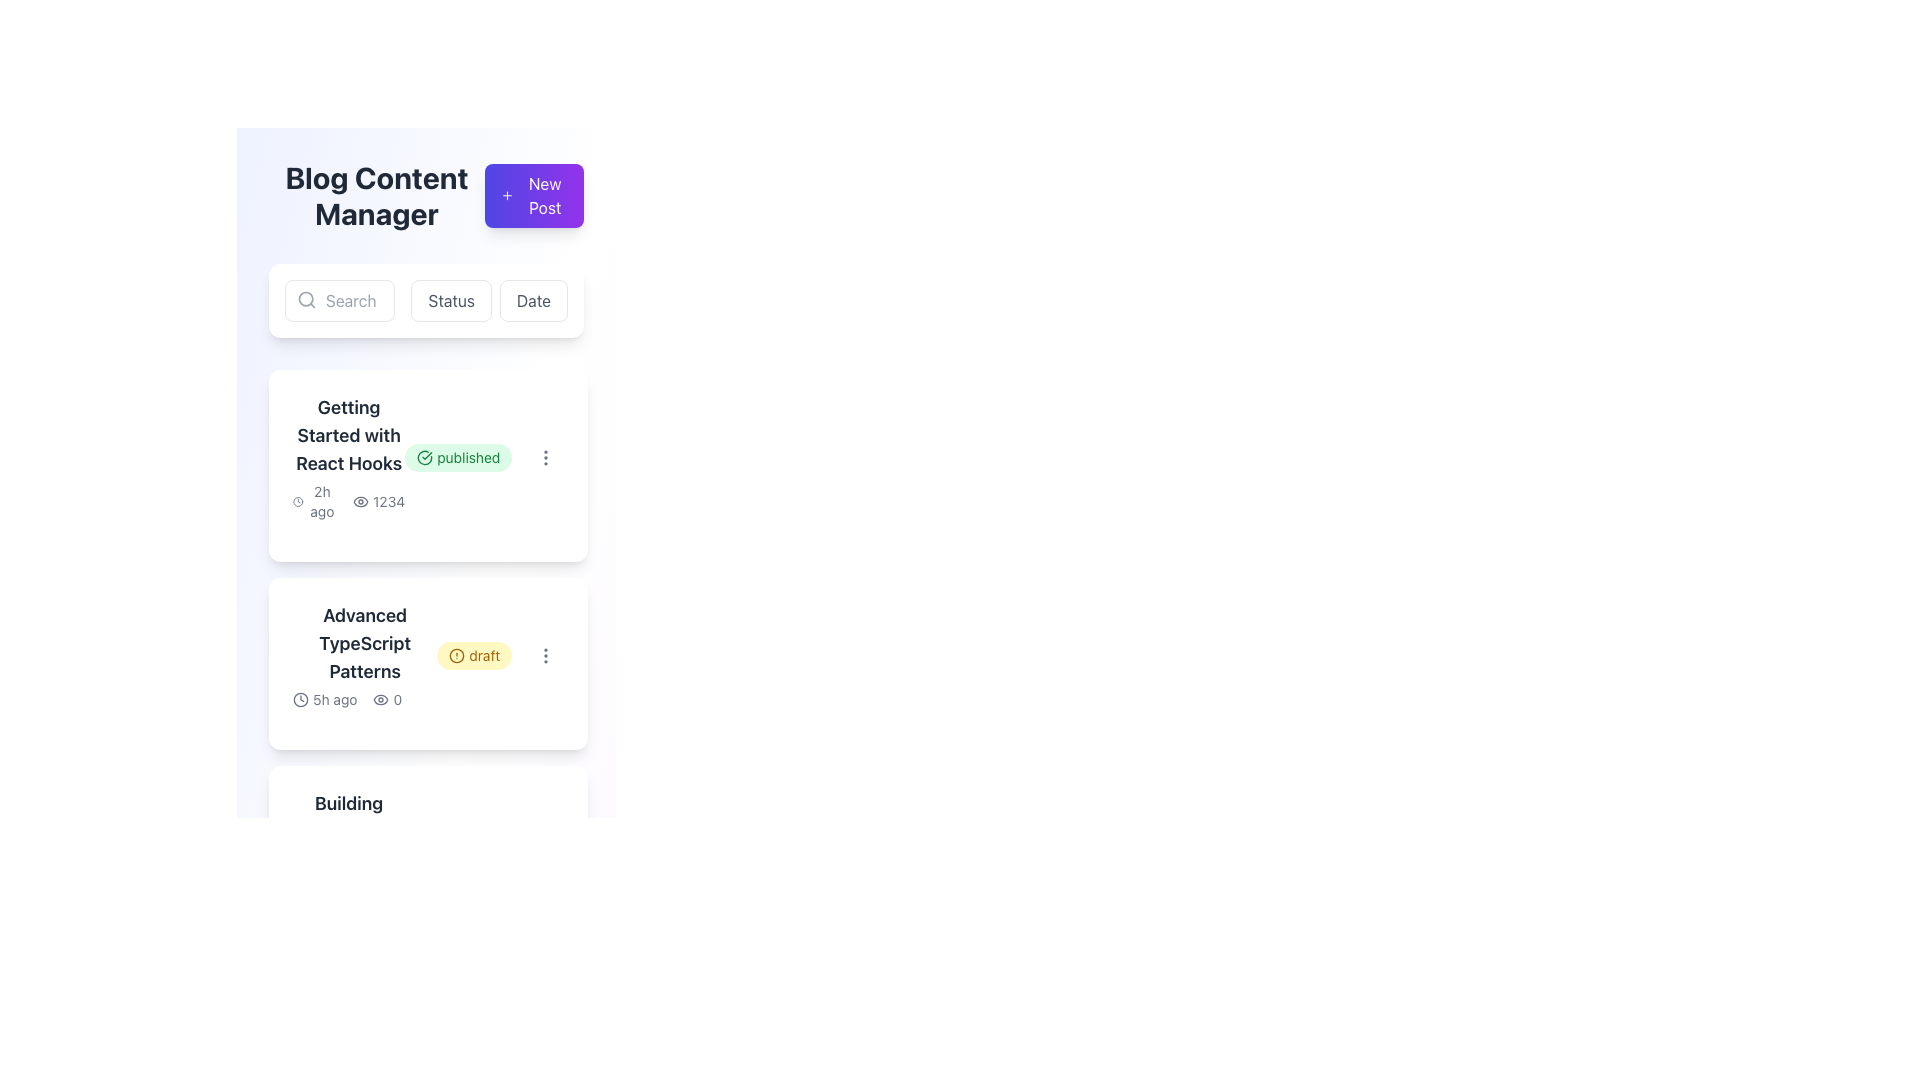 Image resolution: width=1920 pixels, height=1080 pixels. I want to click on the section header titled 'Blog Content Manager' which contains a bold title and a button labeled 'New Post', so click(425, 196).